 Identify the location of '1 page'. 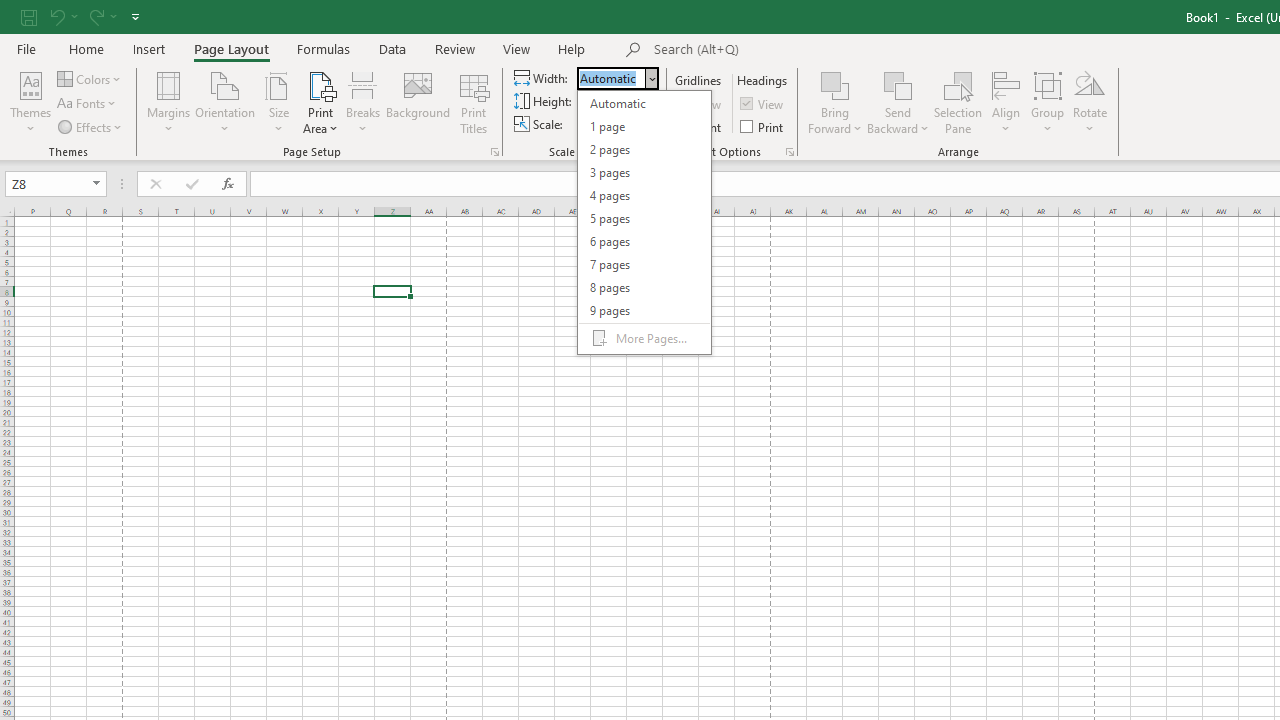
(644, 126).